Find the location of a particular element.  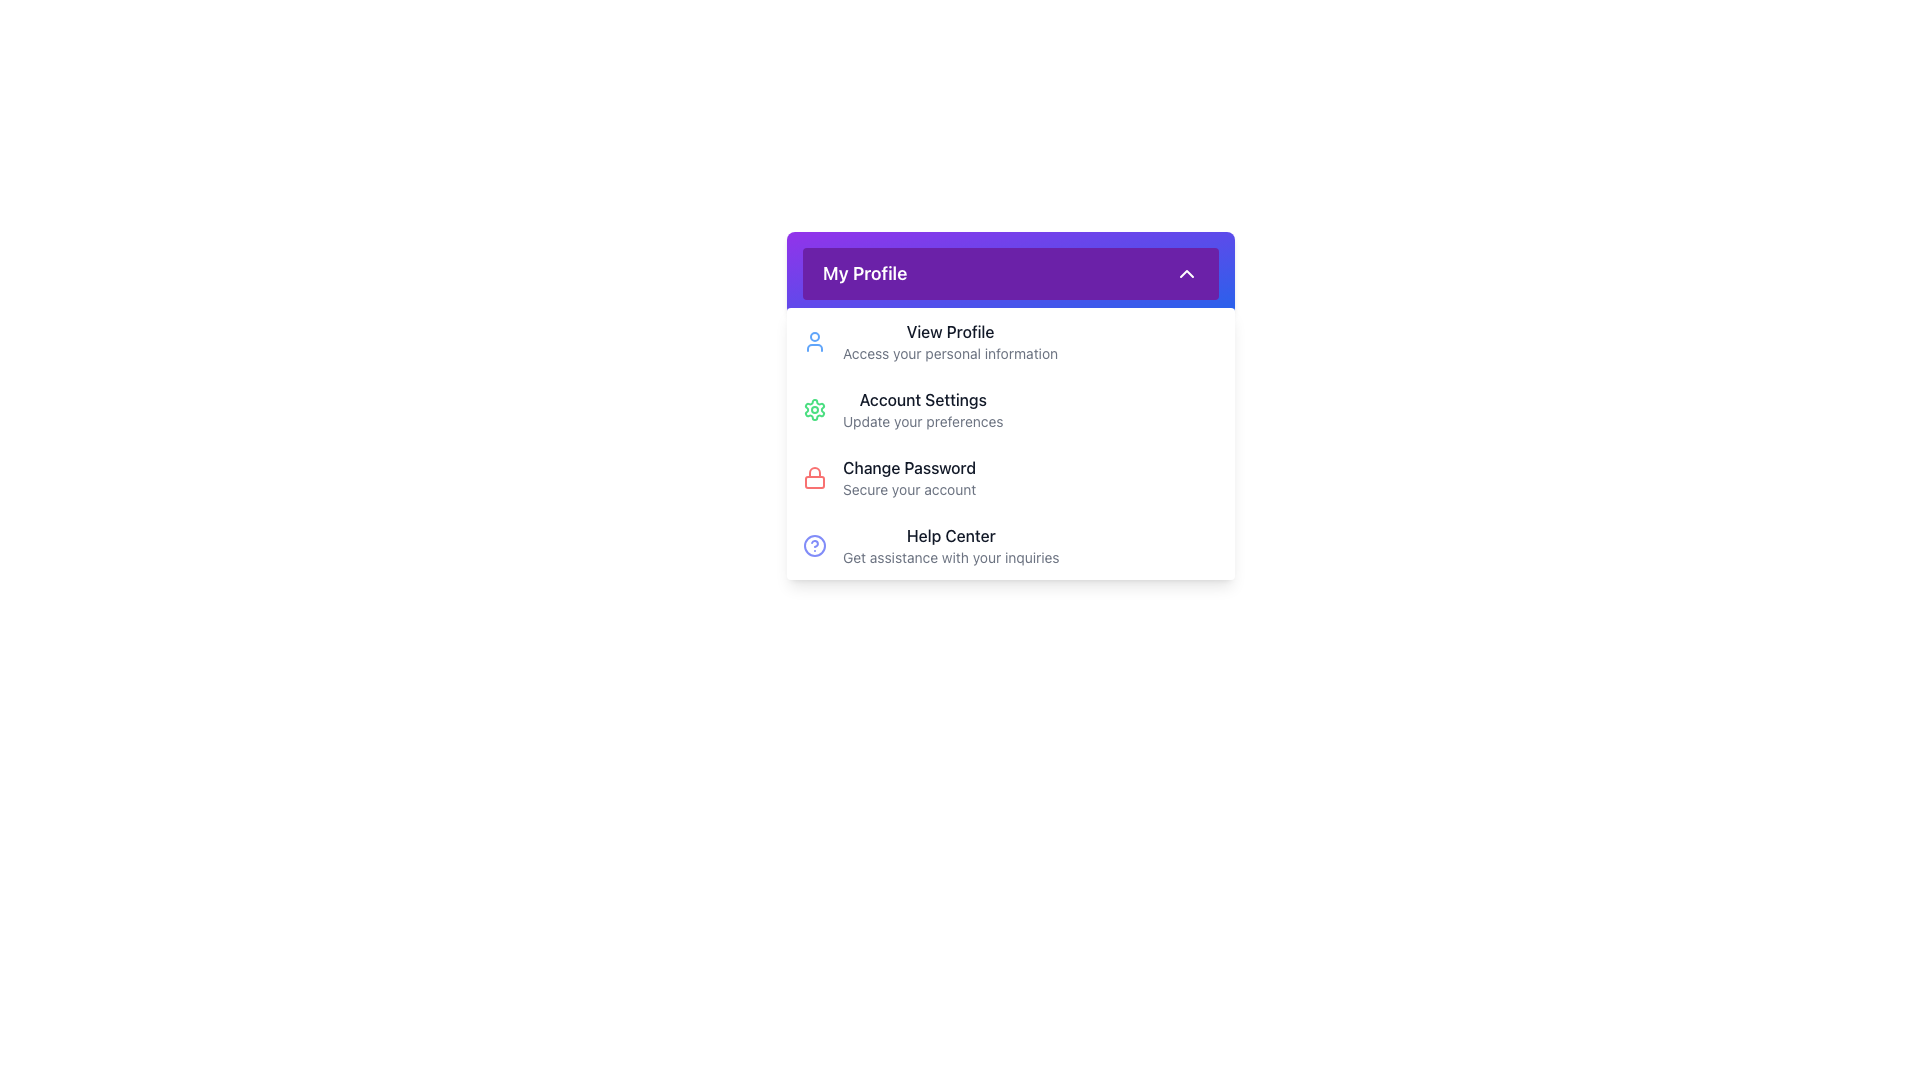

the user icon styled in blue, located to the left of the text 'View Profile' in the dropdown menu under 'My Profile' is located at coordinates (815, 341).